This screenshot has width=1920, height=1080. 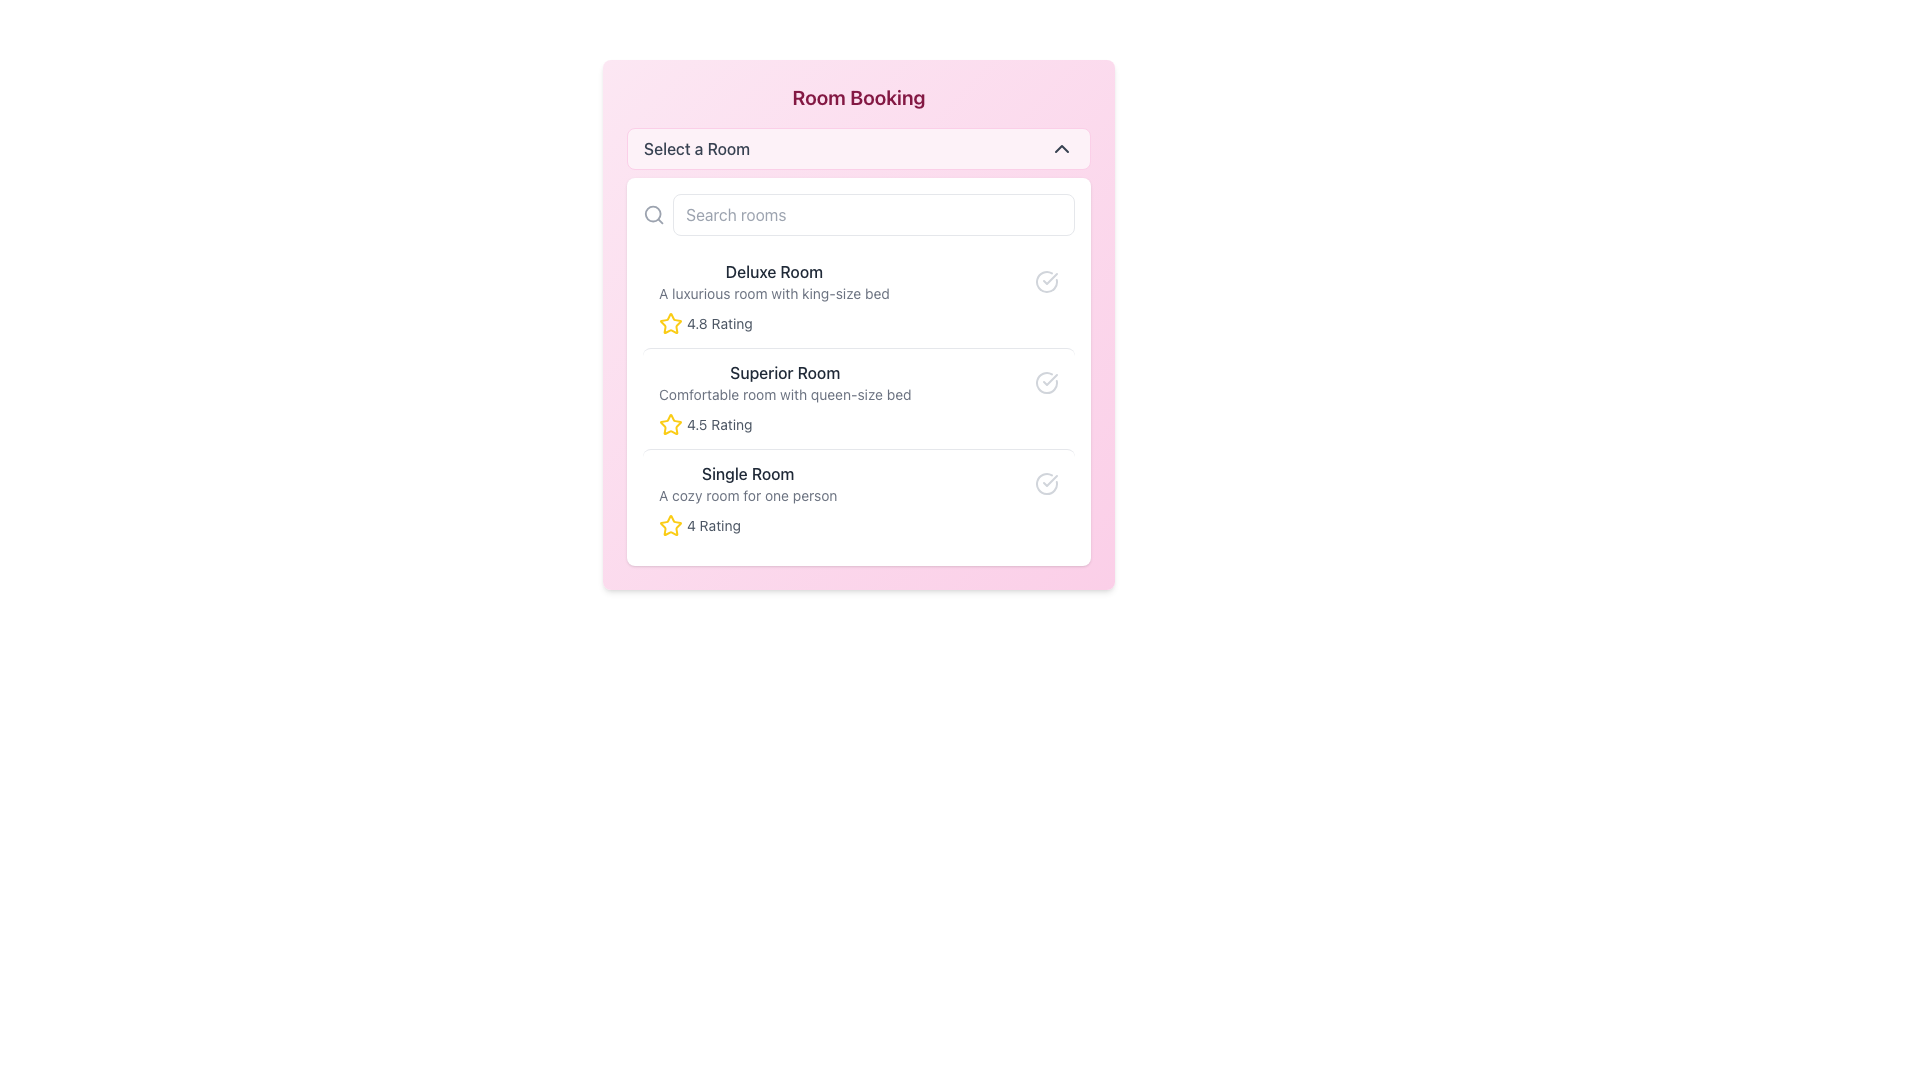 I want to click on value of the '4 Rating' label next to the yellow star icon in the room selection list for the 'Single Room', so click(x=713, y=524).